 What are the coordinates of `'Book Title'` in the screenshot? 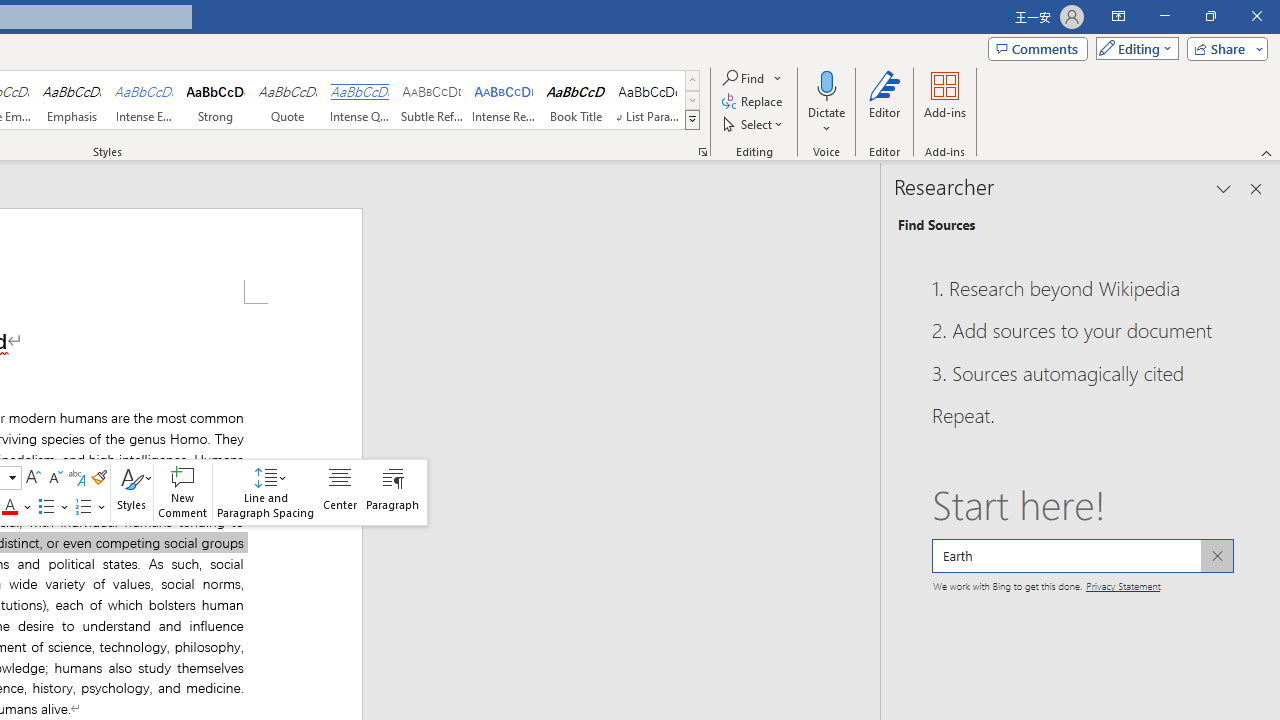 It's located at (575, 100).